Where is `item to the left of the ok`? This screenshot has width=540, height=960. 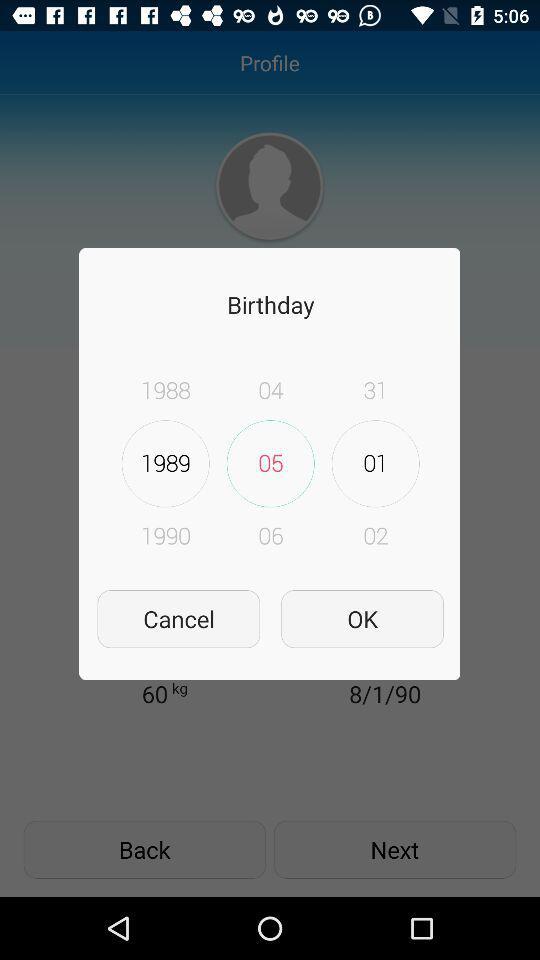 item to the left of the ok is located at coordinates (178, 618).